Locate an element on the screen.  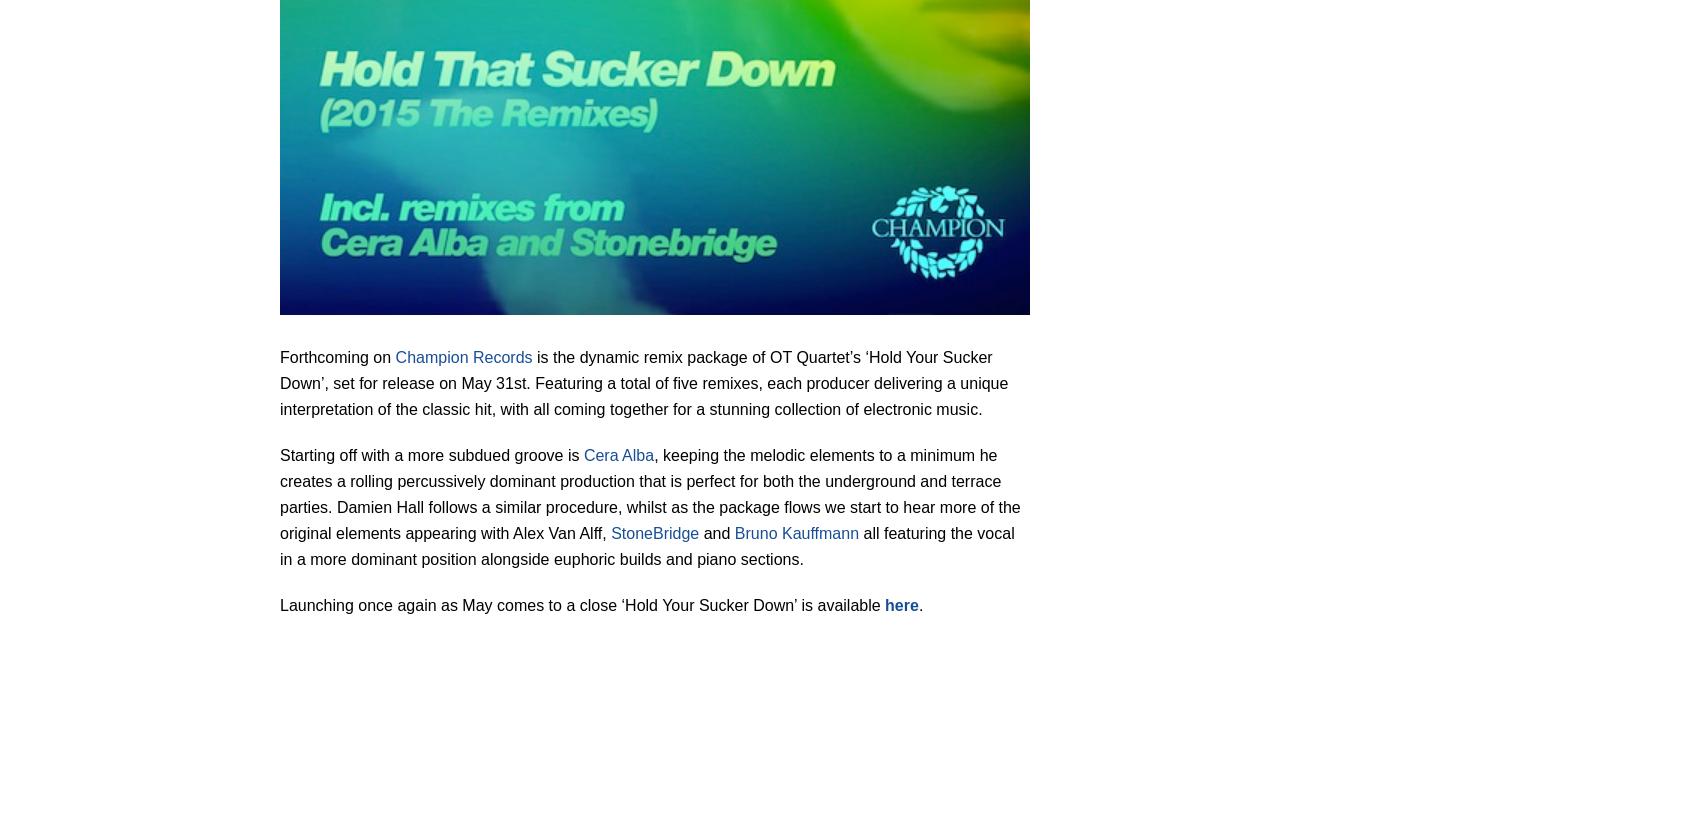
'Forthcoming on' is located at coordinates (336, 356).